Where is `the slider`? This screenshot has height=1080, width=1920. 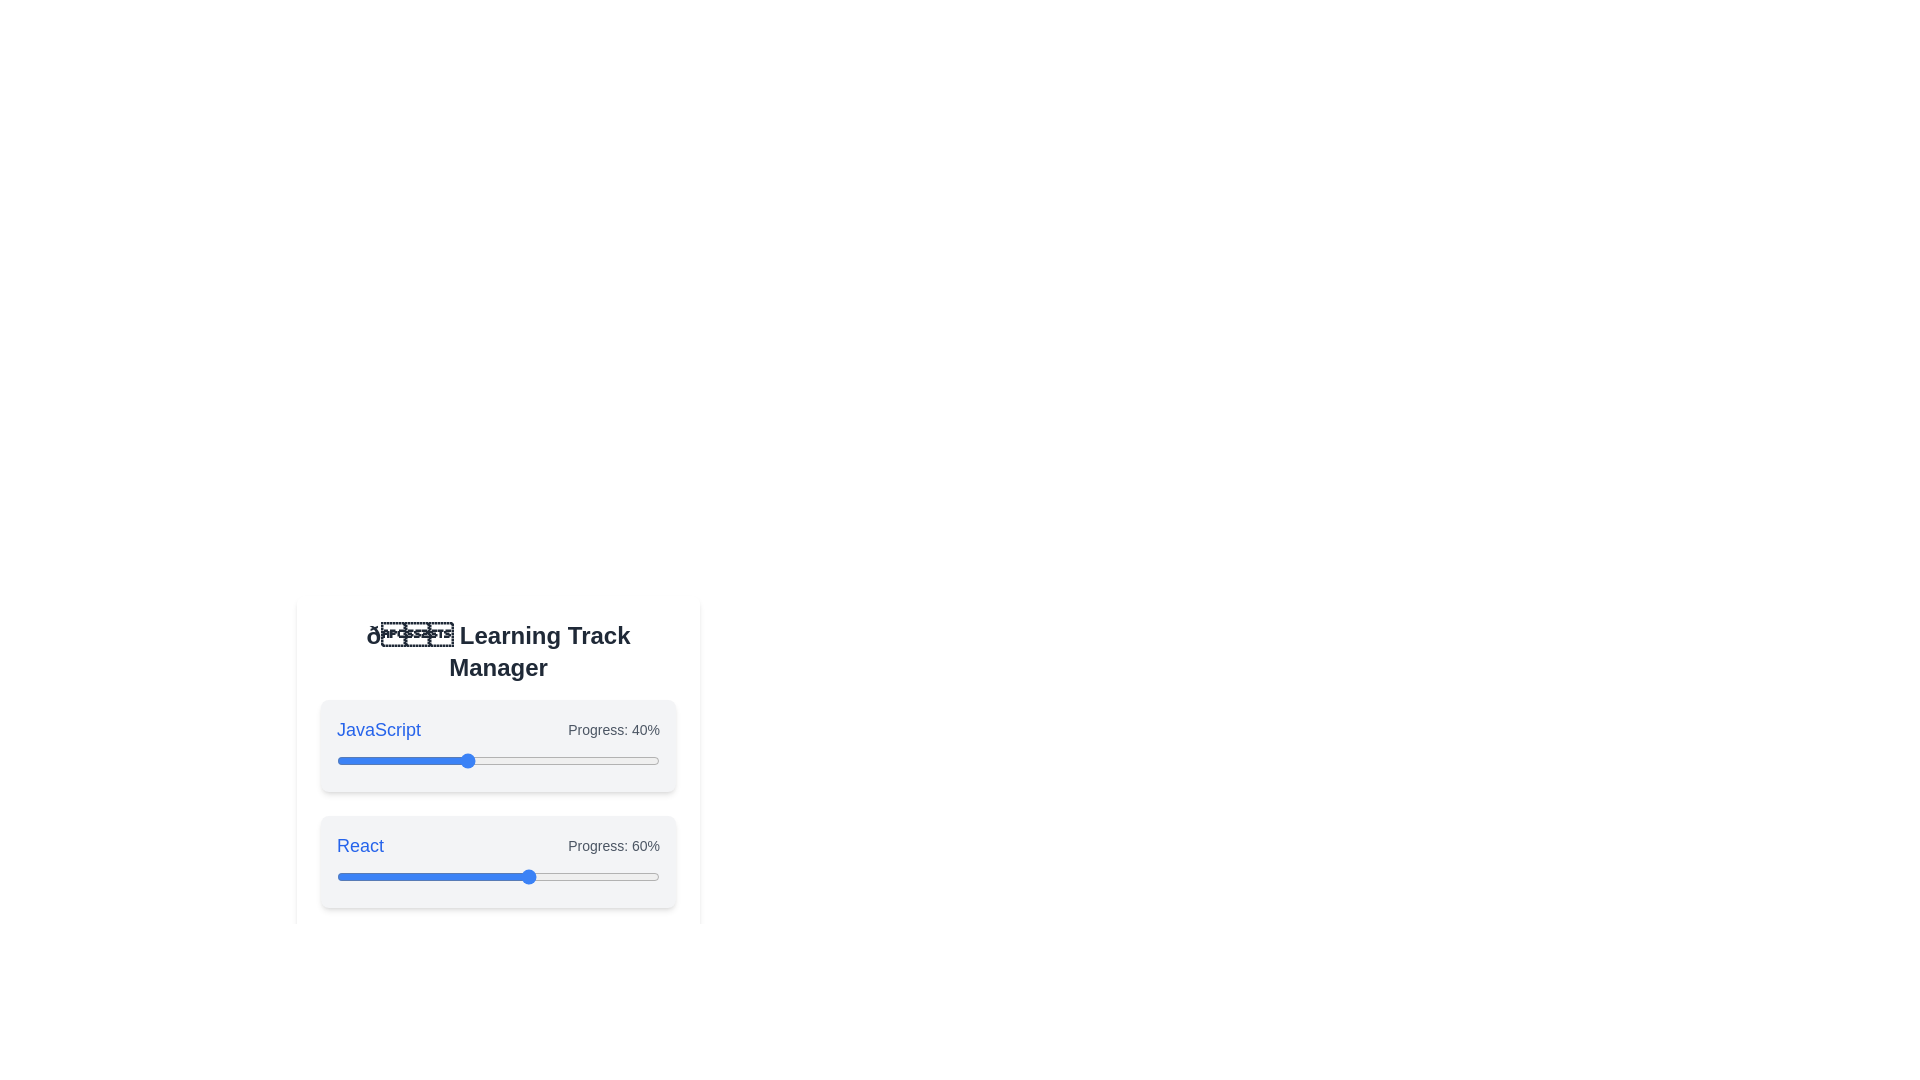
the slider is located at coordinates (455, 992).